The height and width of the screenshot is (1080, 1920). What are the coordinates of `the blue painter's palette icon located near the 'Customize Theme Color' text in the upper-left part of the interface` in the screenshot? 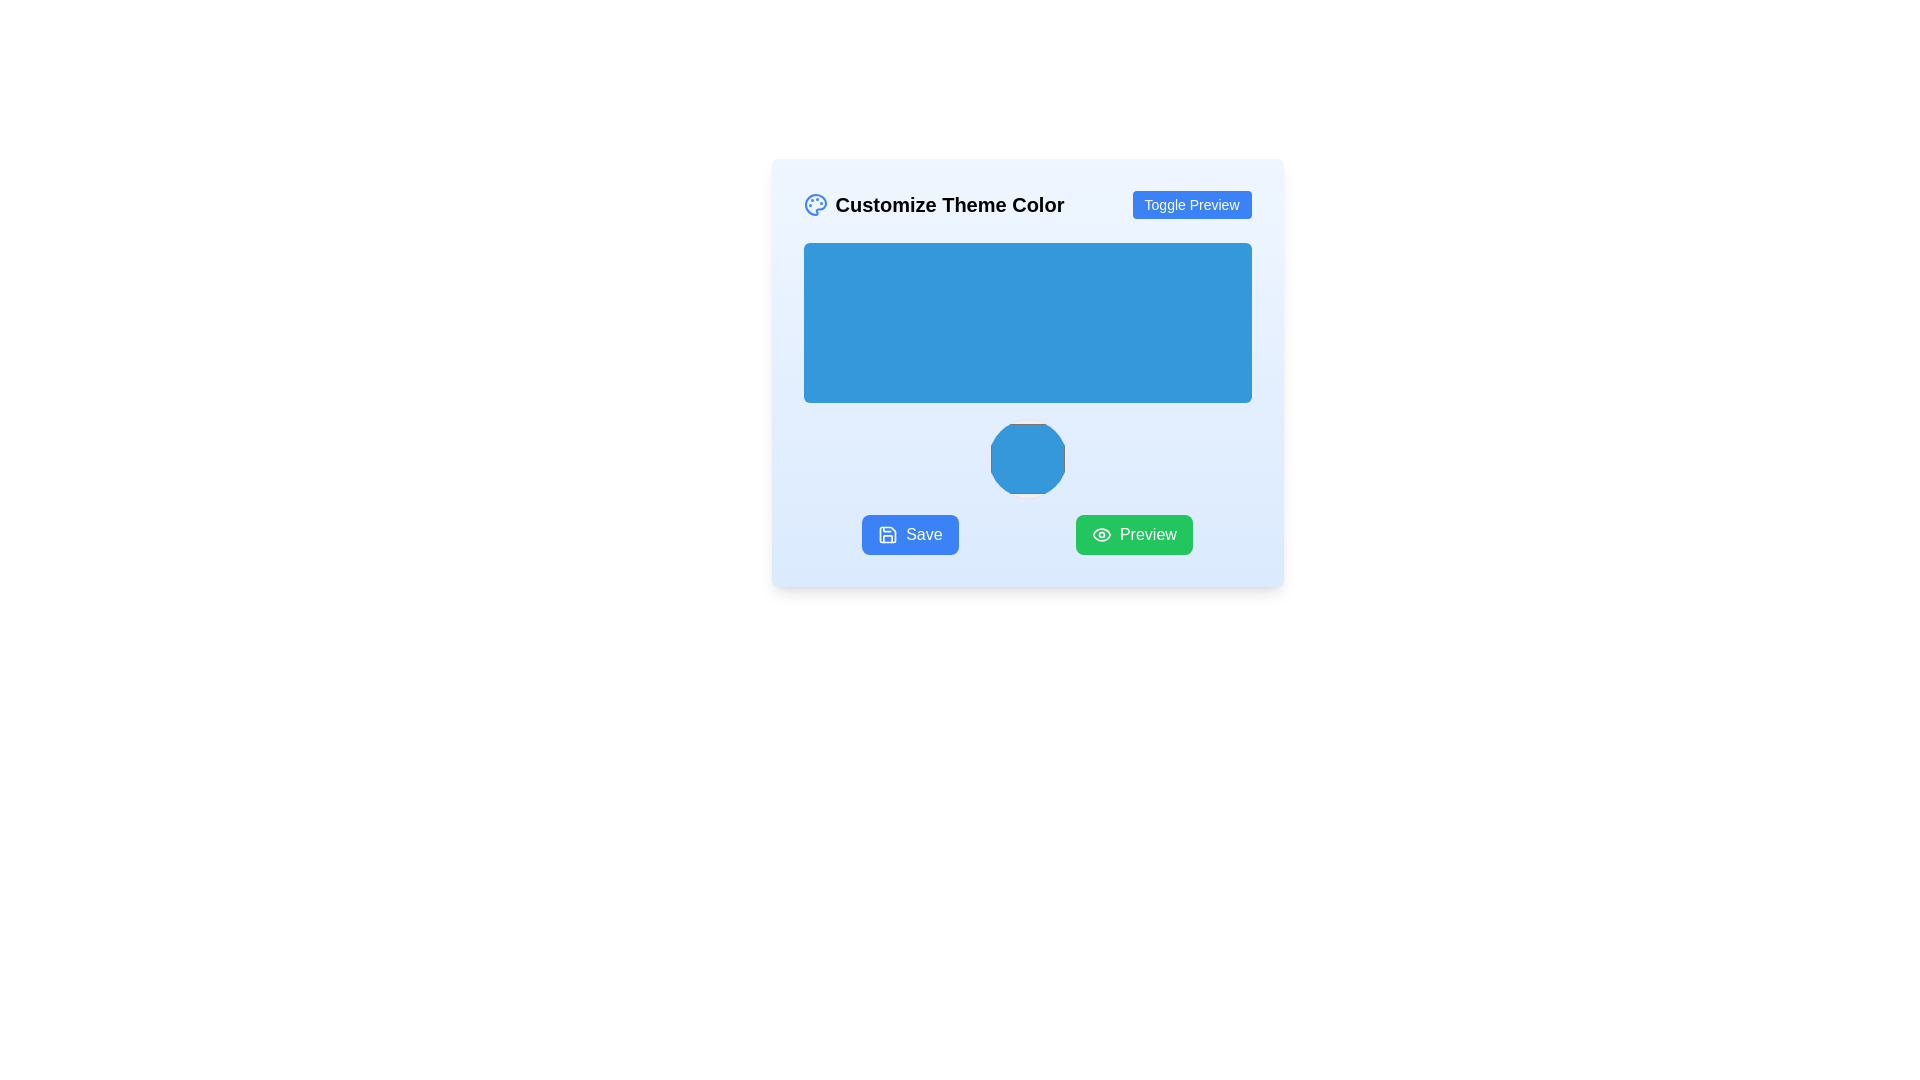 It's located at (815, 204).